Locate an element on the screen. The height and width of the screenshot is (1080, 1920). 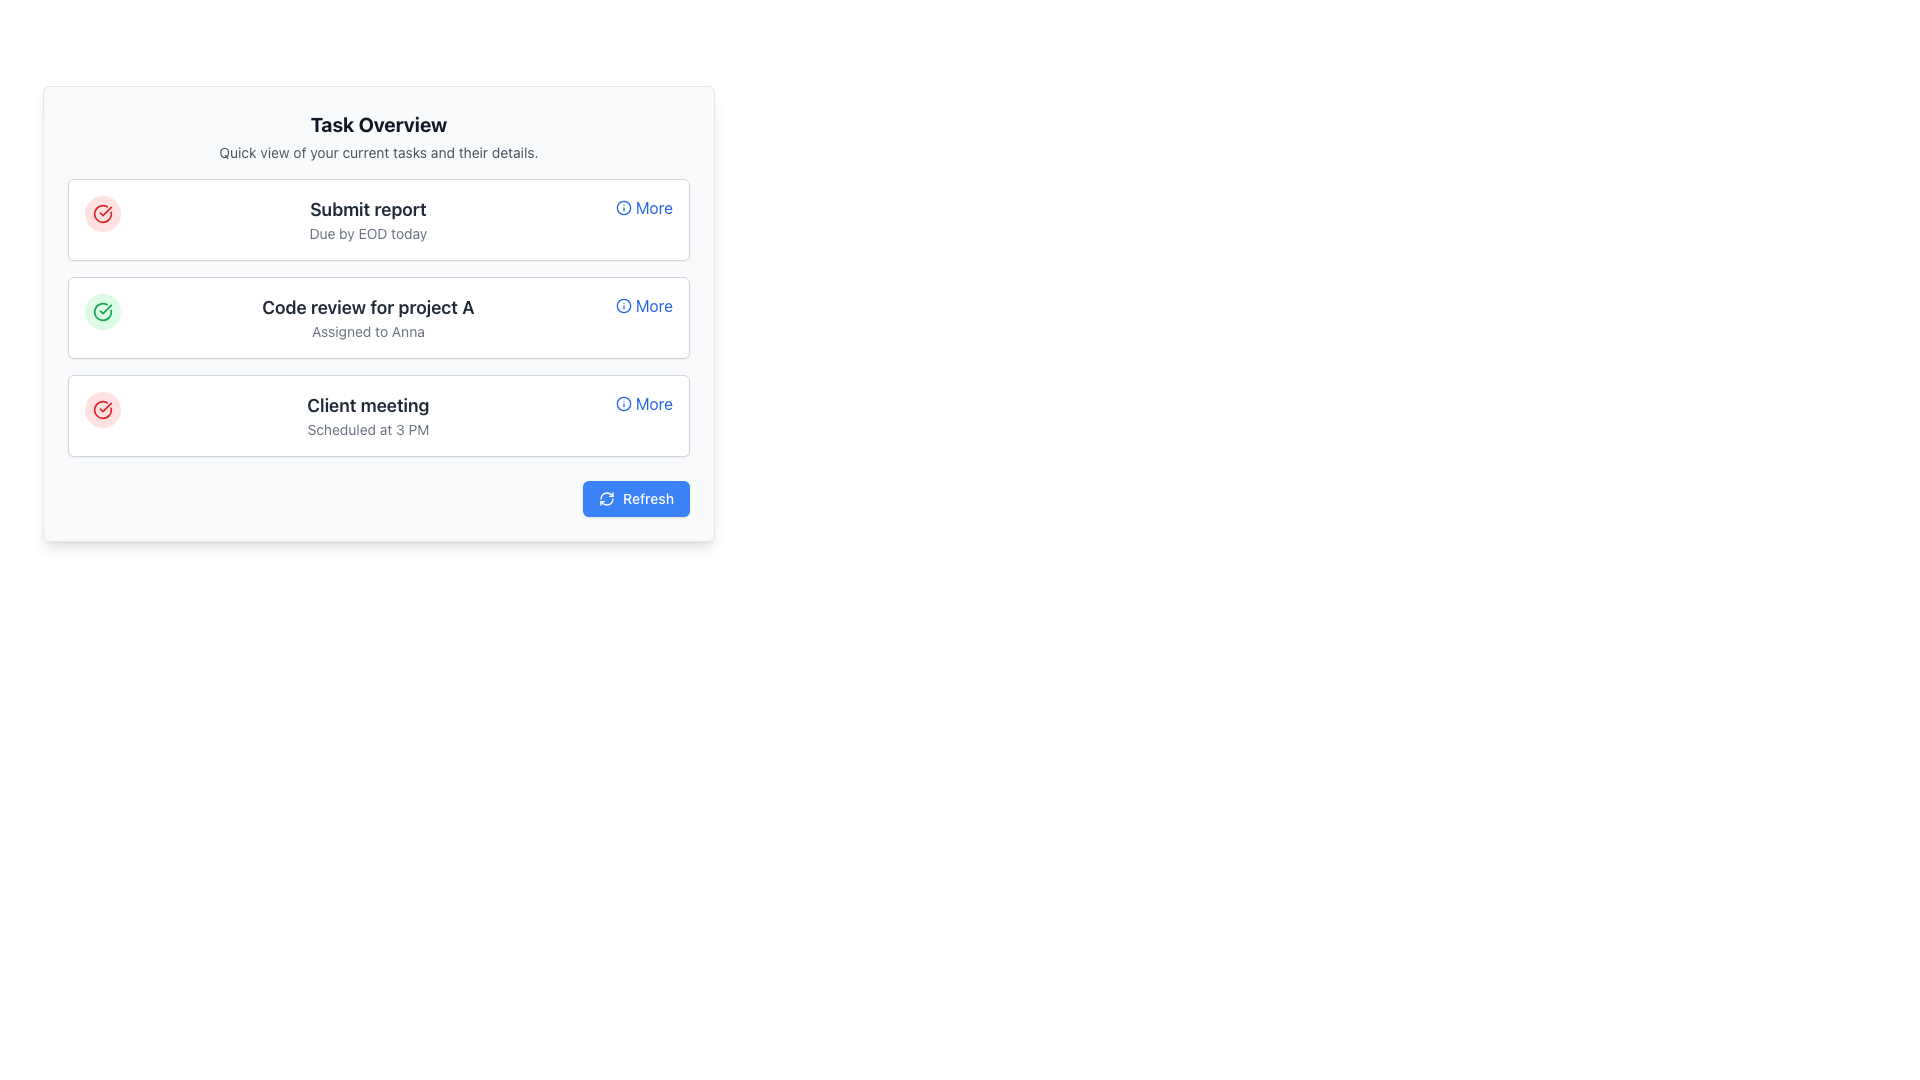
the text link on the rightmost position of the third list entry under the 'Client meeting' task is located at coordinates (654, 404).